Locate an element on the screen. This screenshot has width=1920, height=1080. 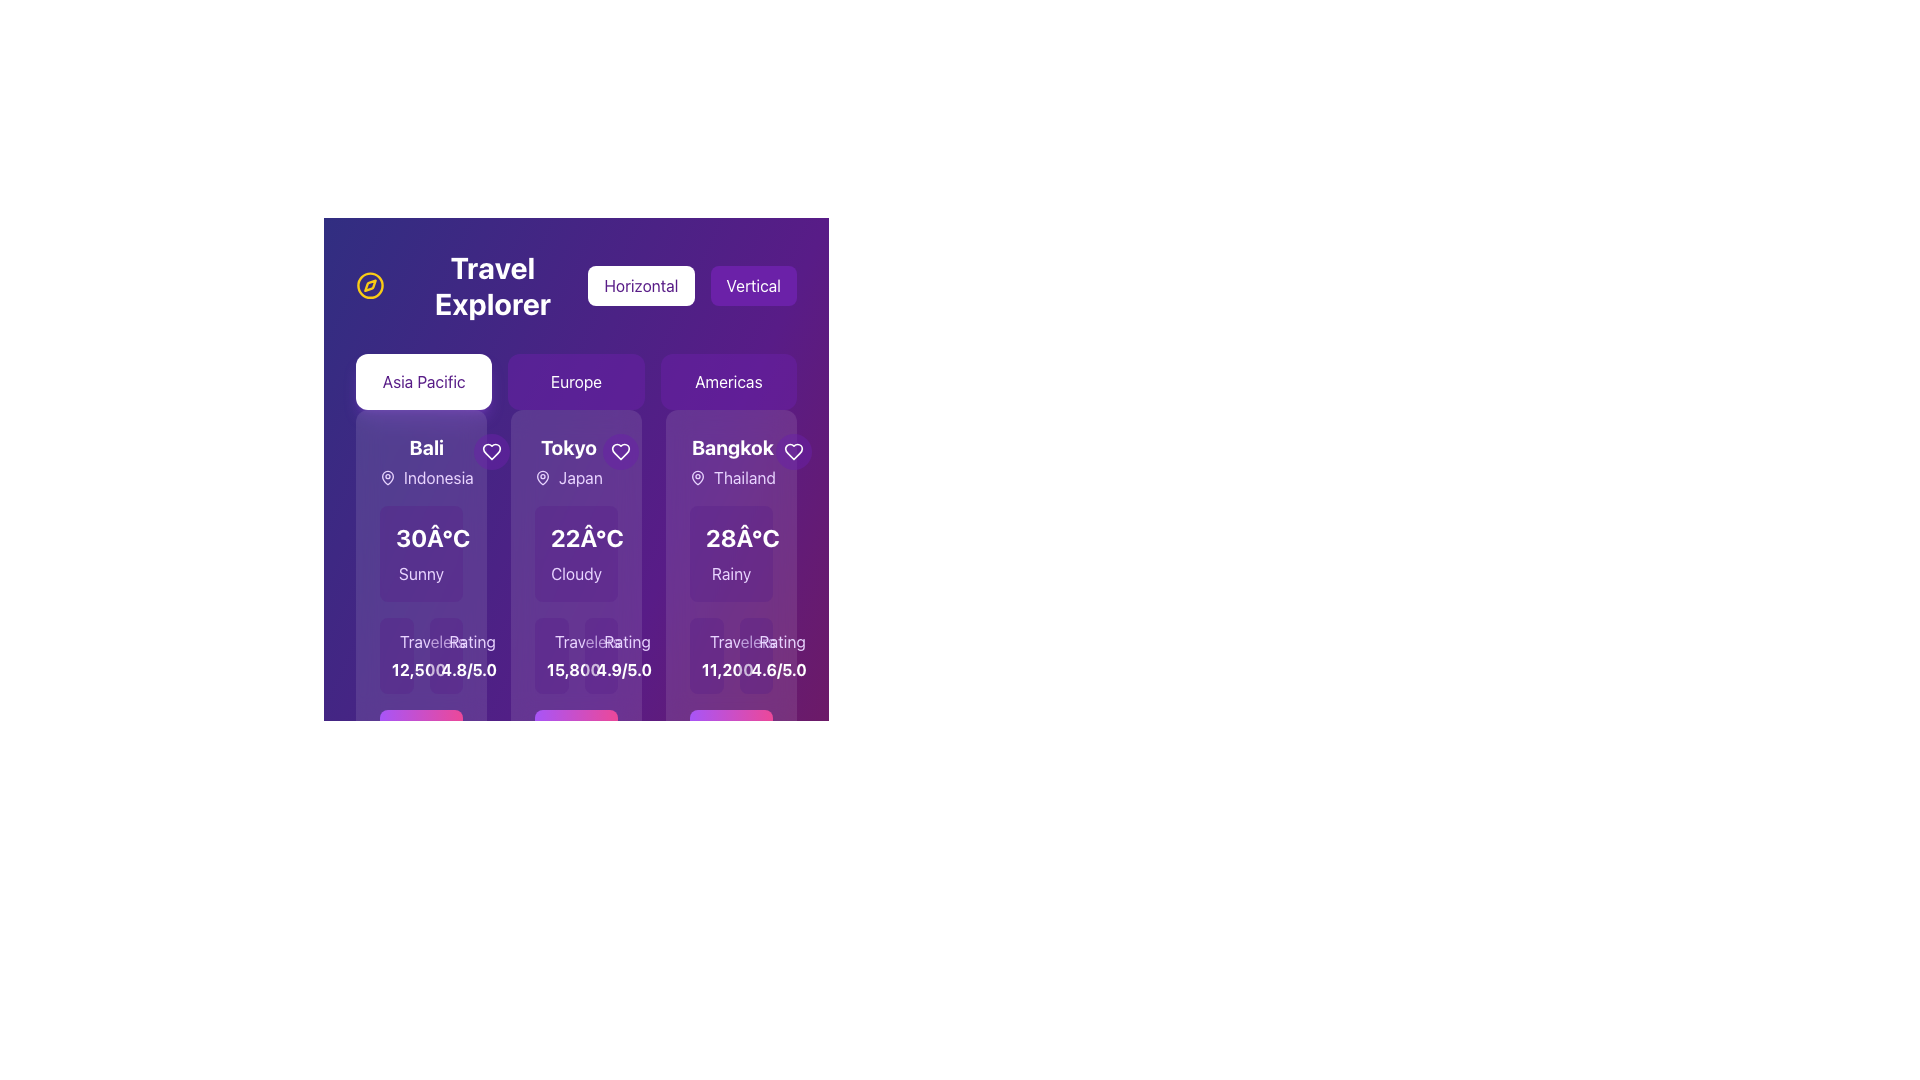
the heart-shaped icon under 'Tokyo, Japan' in the 'Travel Explorer' UI to mark it as a favorite is located at coordinates (619, 451).